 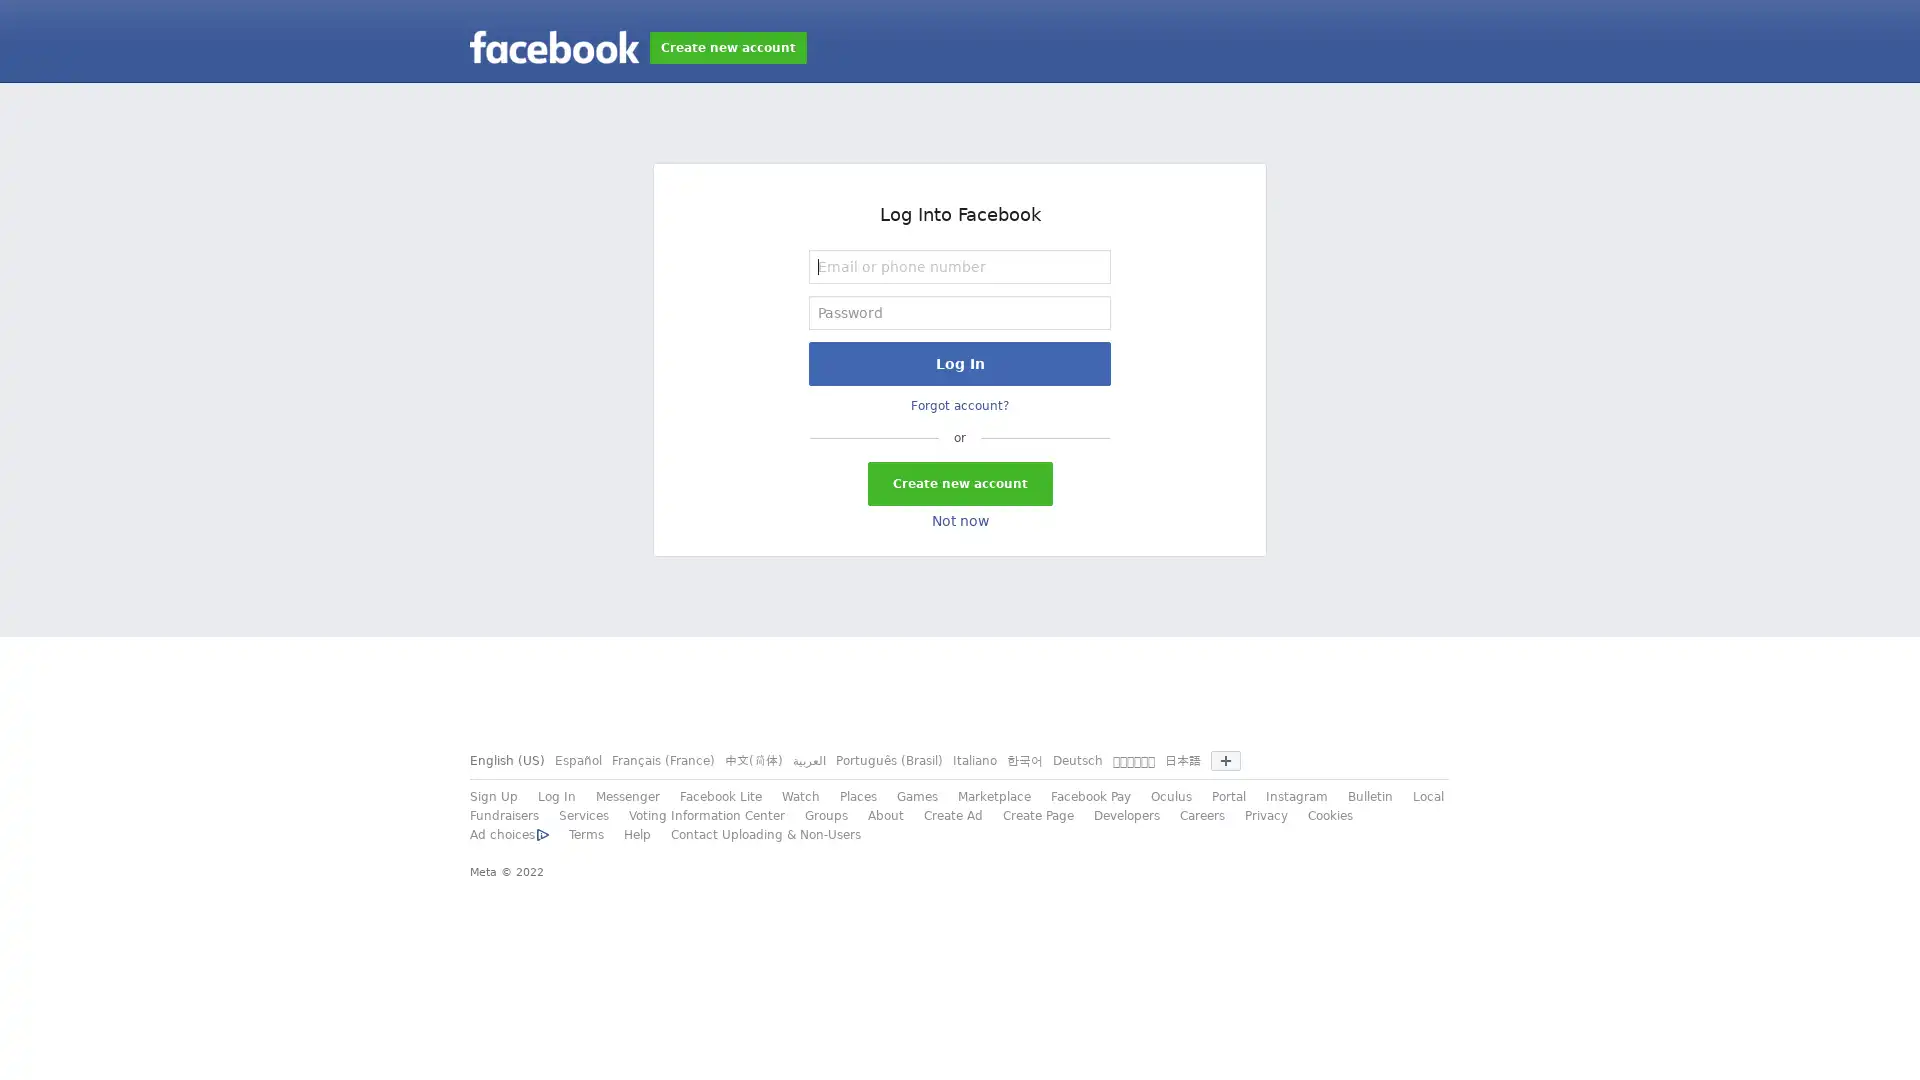 I want to click on Log In, so click(x=960, y=363).